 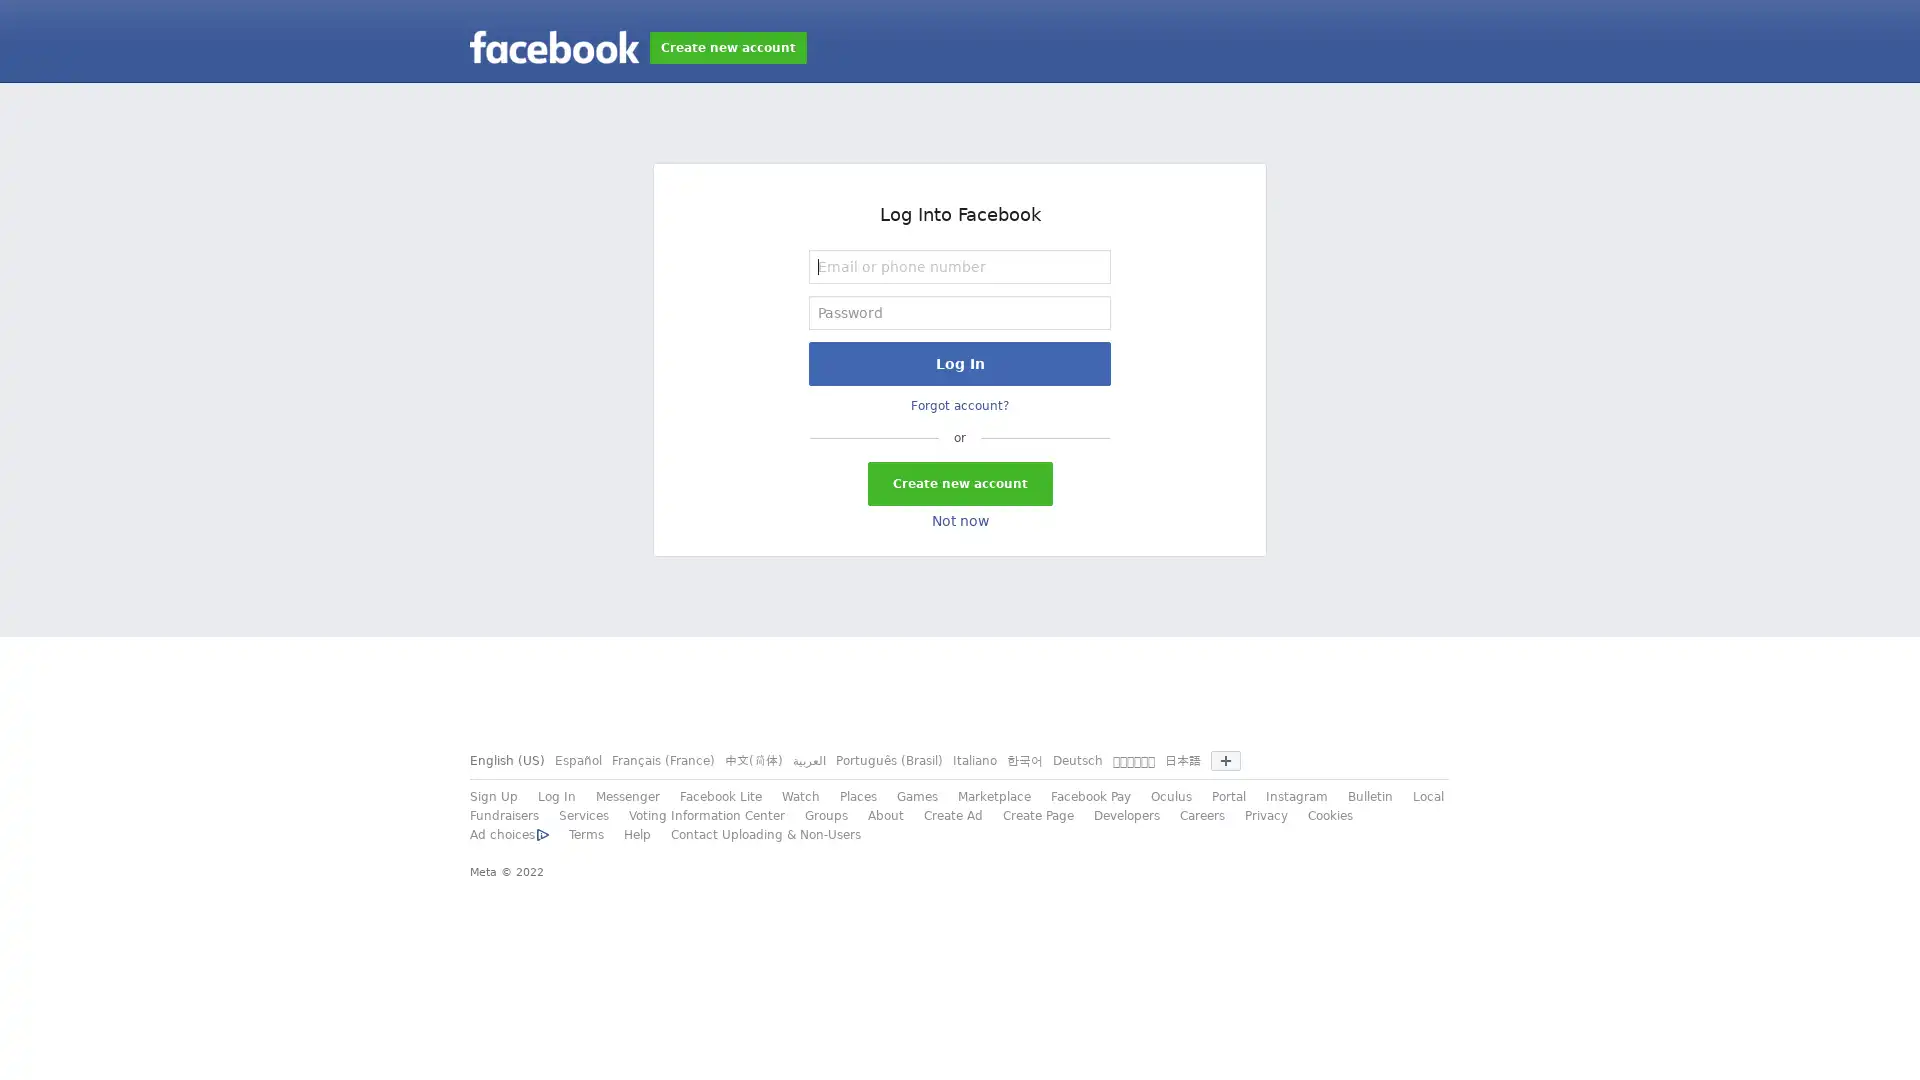 I want to click on Log In, so click(x=960, y=363).